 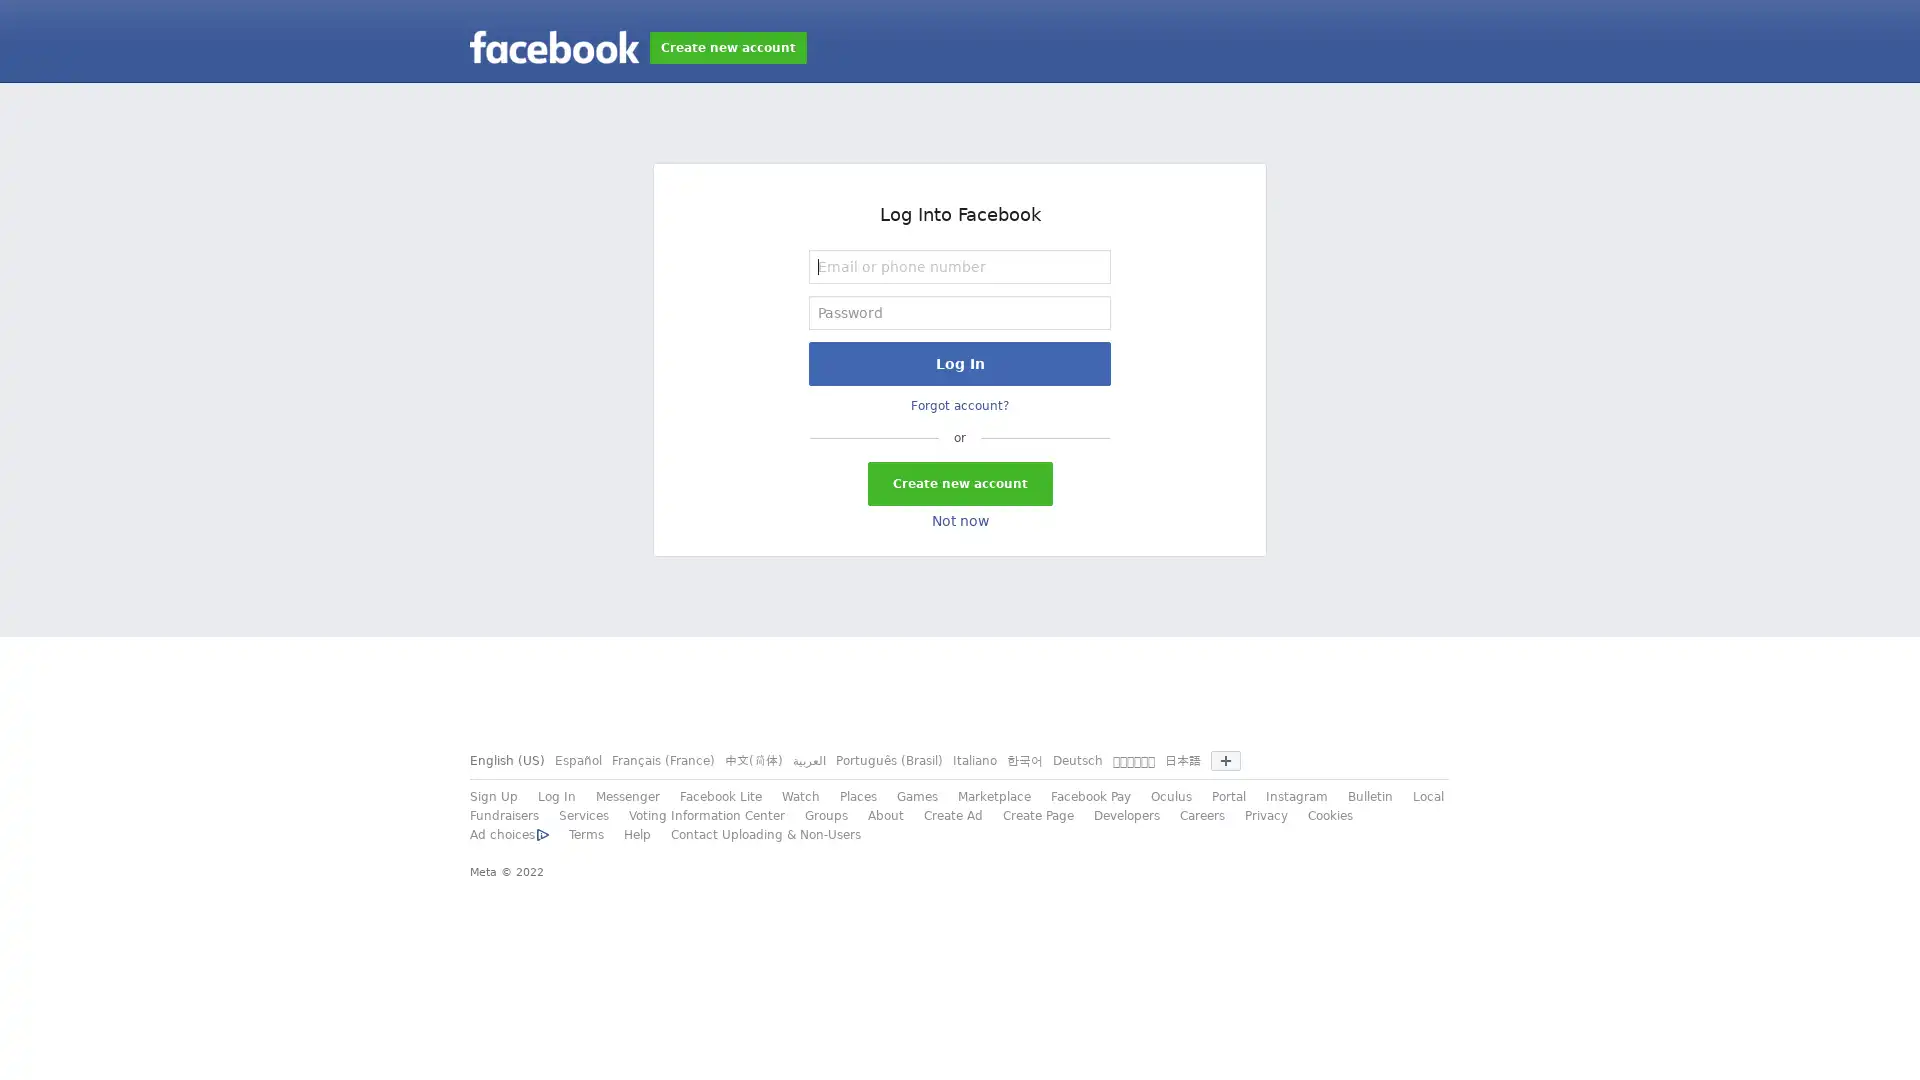 I want to click on Log In, so click(x=960, y=363).